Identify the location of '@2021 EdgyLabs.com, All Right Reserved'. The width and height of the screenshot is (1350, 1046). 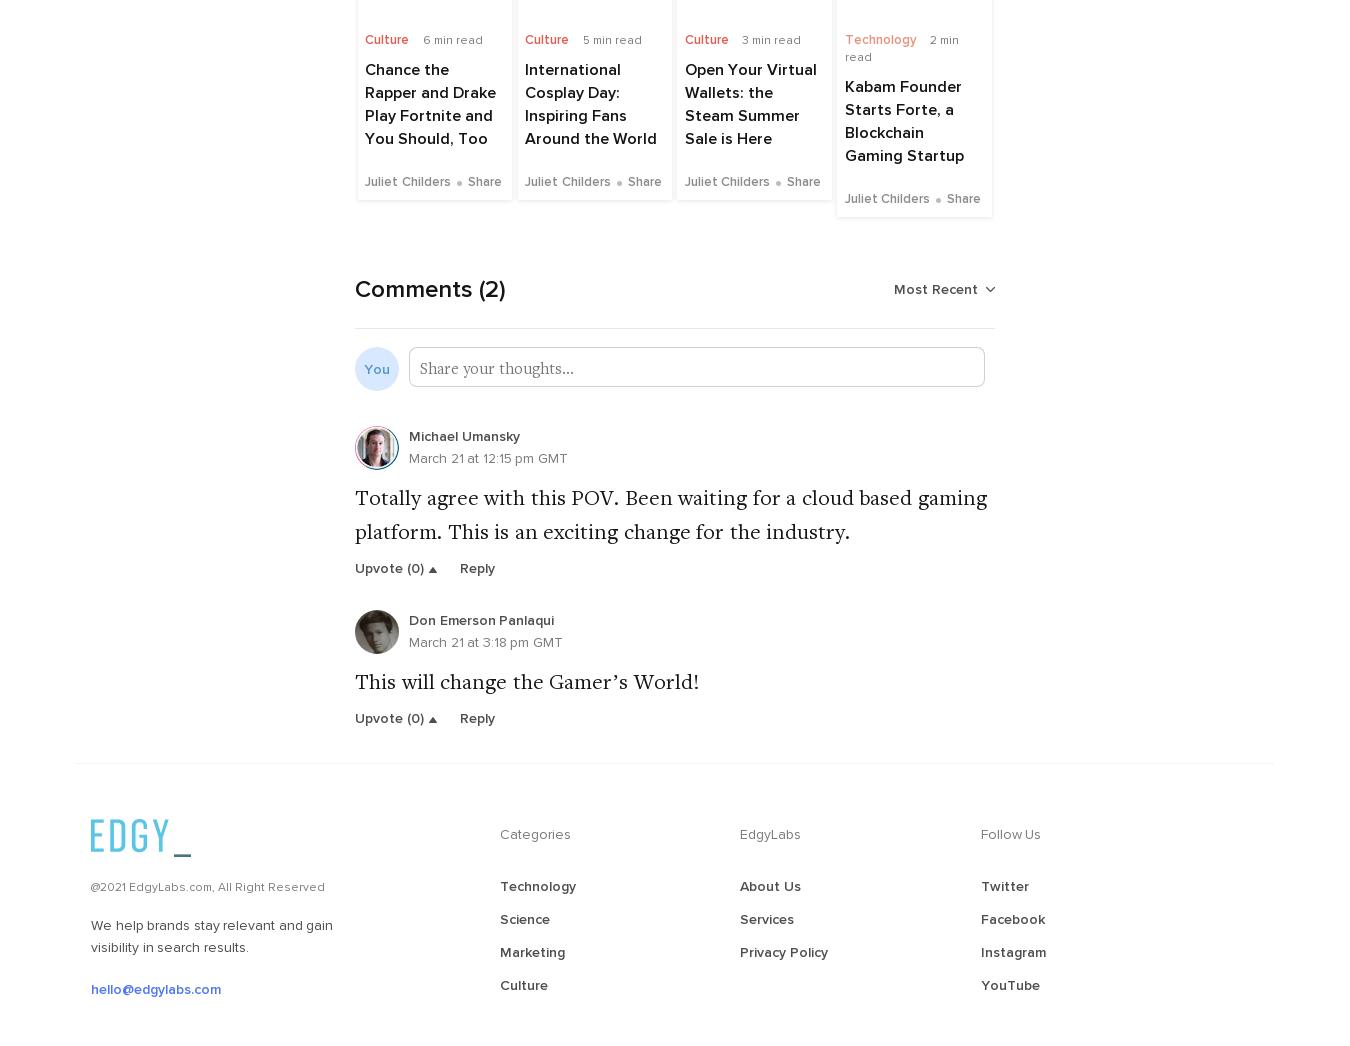
(208, 885).